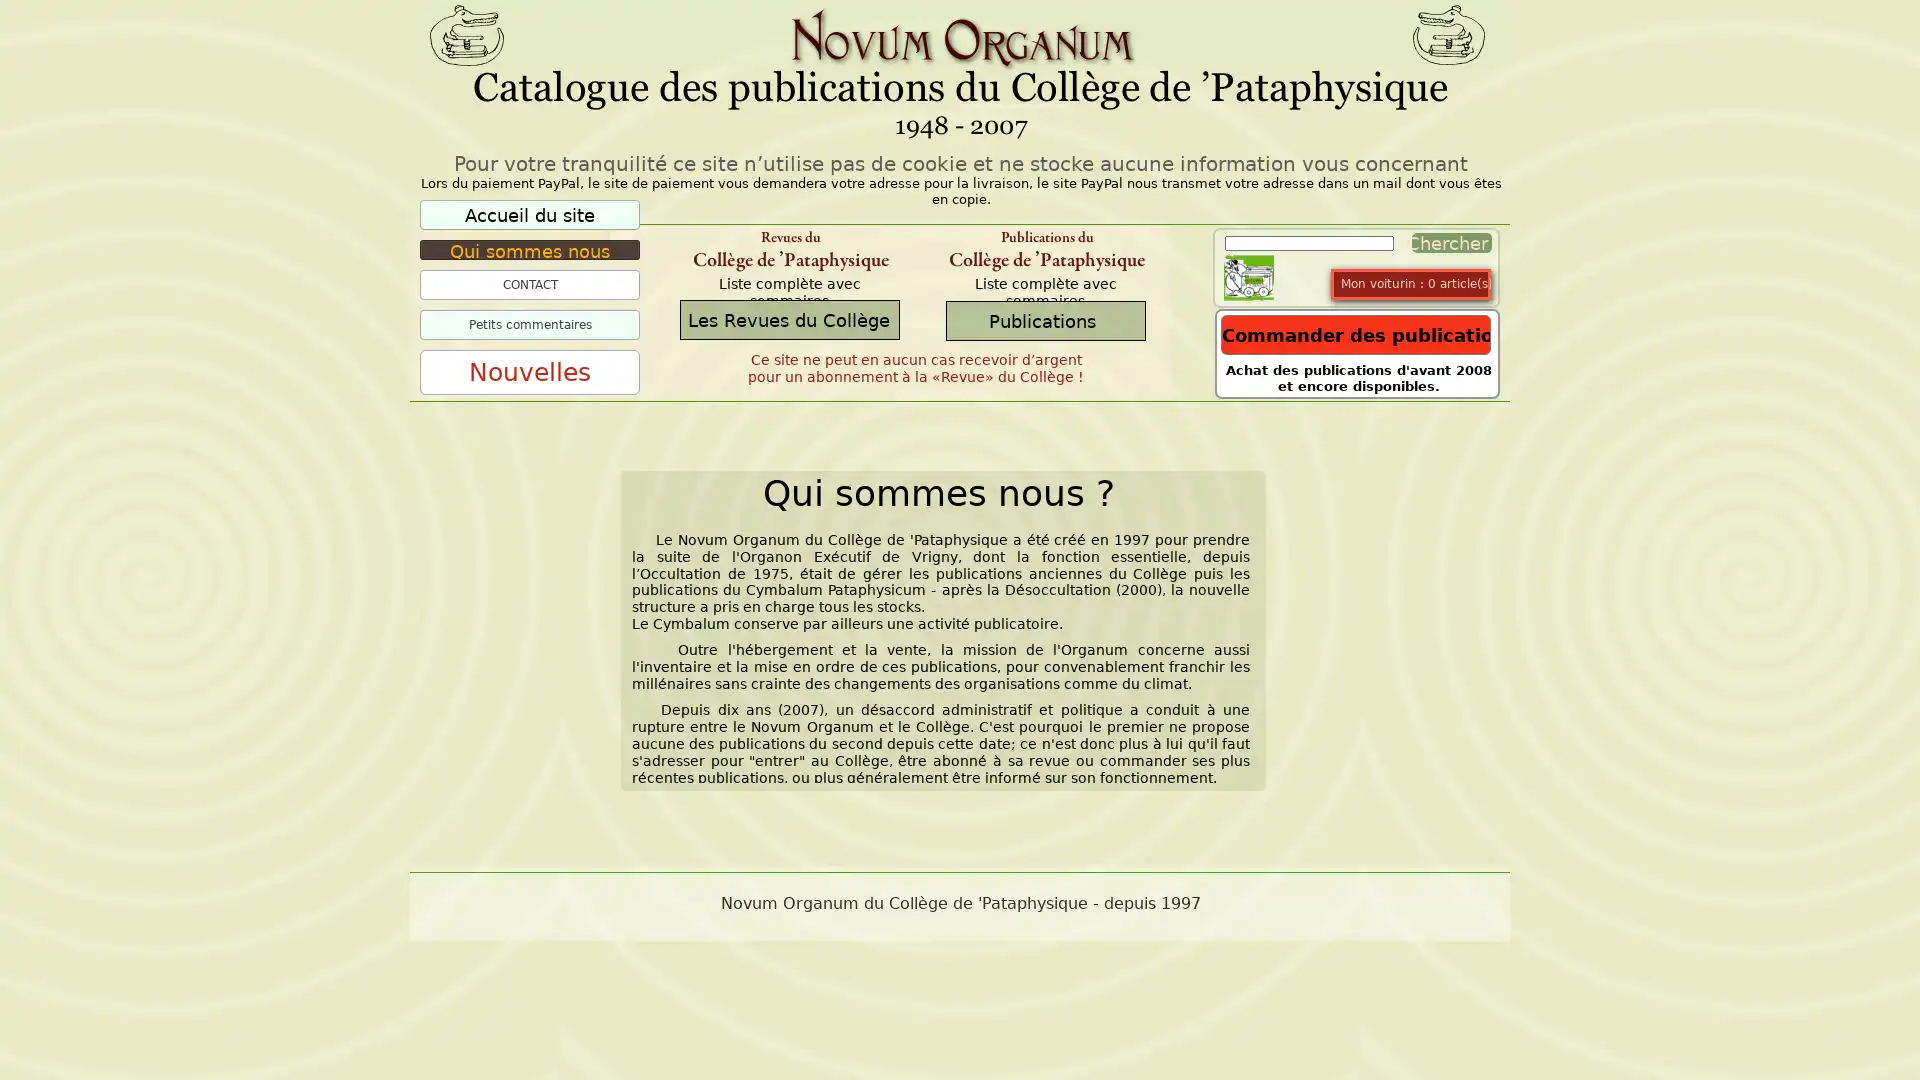 This screenshot has height=1080, width=1920. Describe the element at coordinates (1415, 284) in the screenshot. I see `Mon voiturin : 0 article(s)` at that location.